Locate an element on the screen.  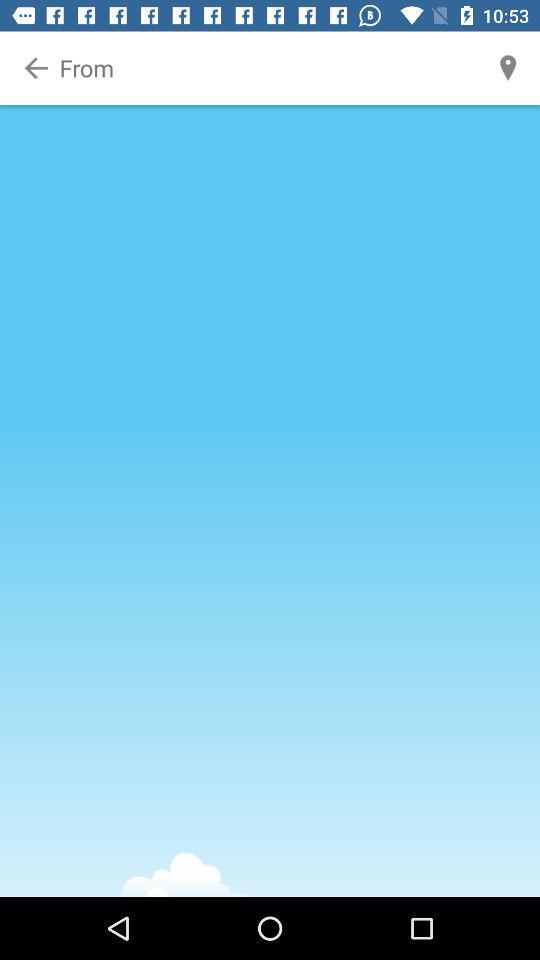
return to the previous page is located at coordinates (36, 68).